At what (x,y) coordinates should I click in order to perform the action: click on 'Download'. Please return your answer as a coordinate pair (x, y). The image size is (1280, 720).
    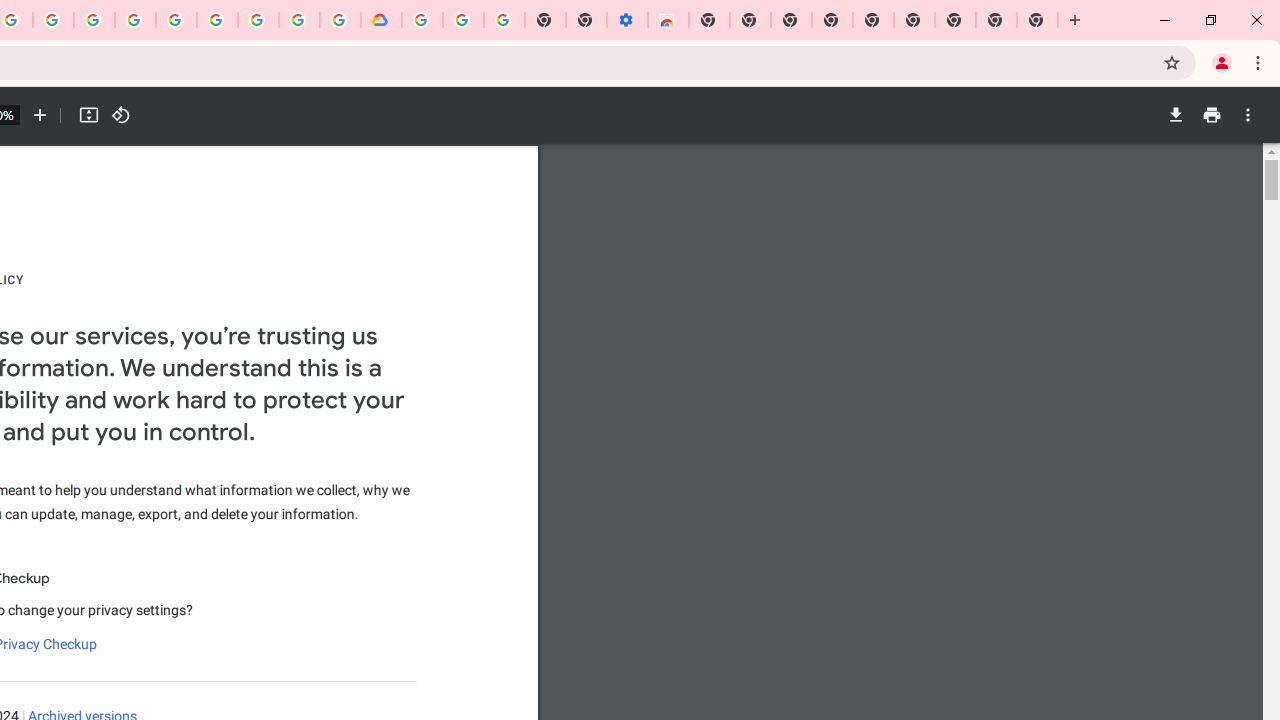
    Looking at the image, I should click on (1175, 115).